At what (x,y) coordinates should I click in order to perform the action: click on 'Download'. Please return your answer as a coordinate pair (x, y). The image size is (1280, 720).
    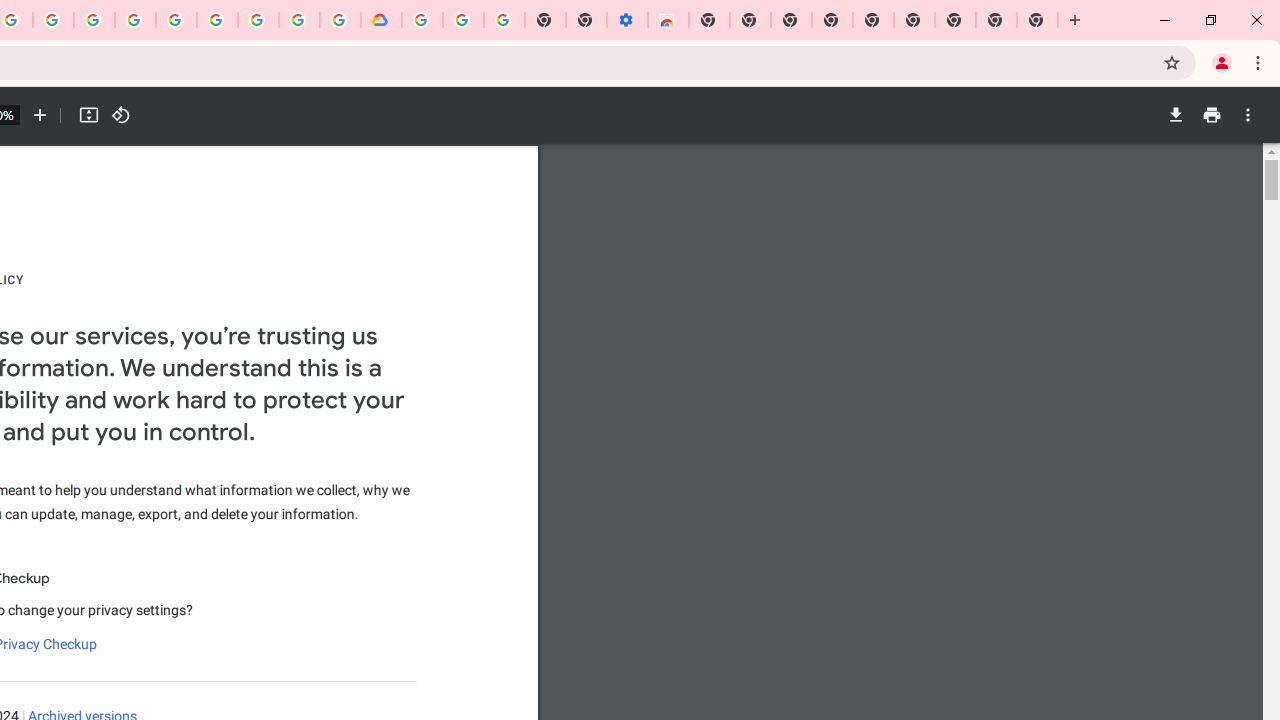
    Looking at the image, I should click on (1175, 115).